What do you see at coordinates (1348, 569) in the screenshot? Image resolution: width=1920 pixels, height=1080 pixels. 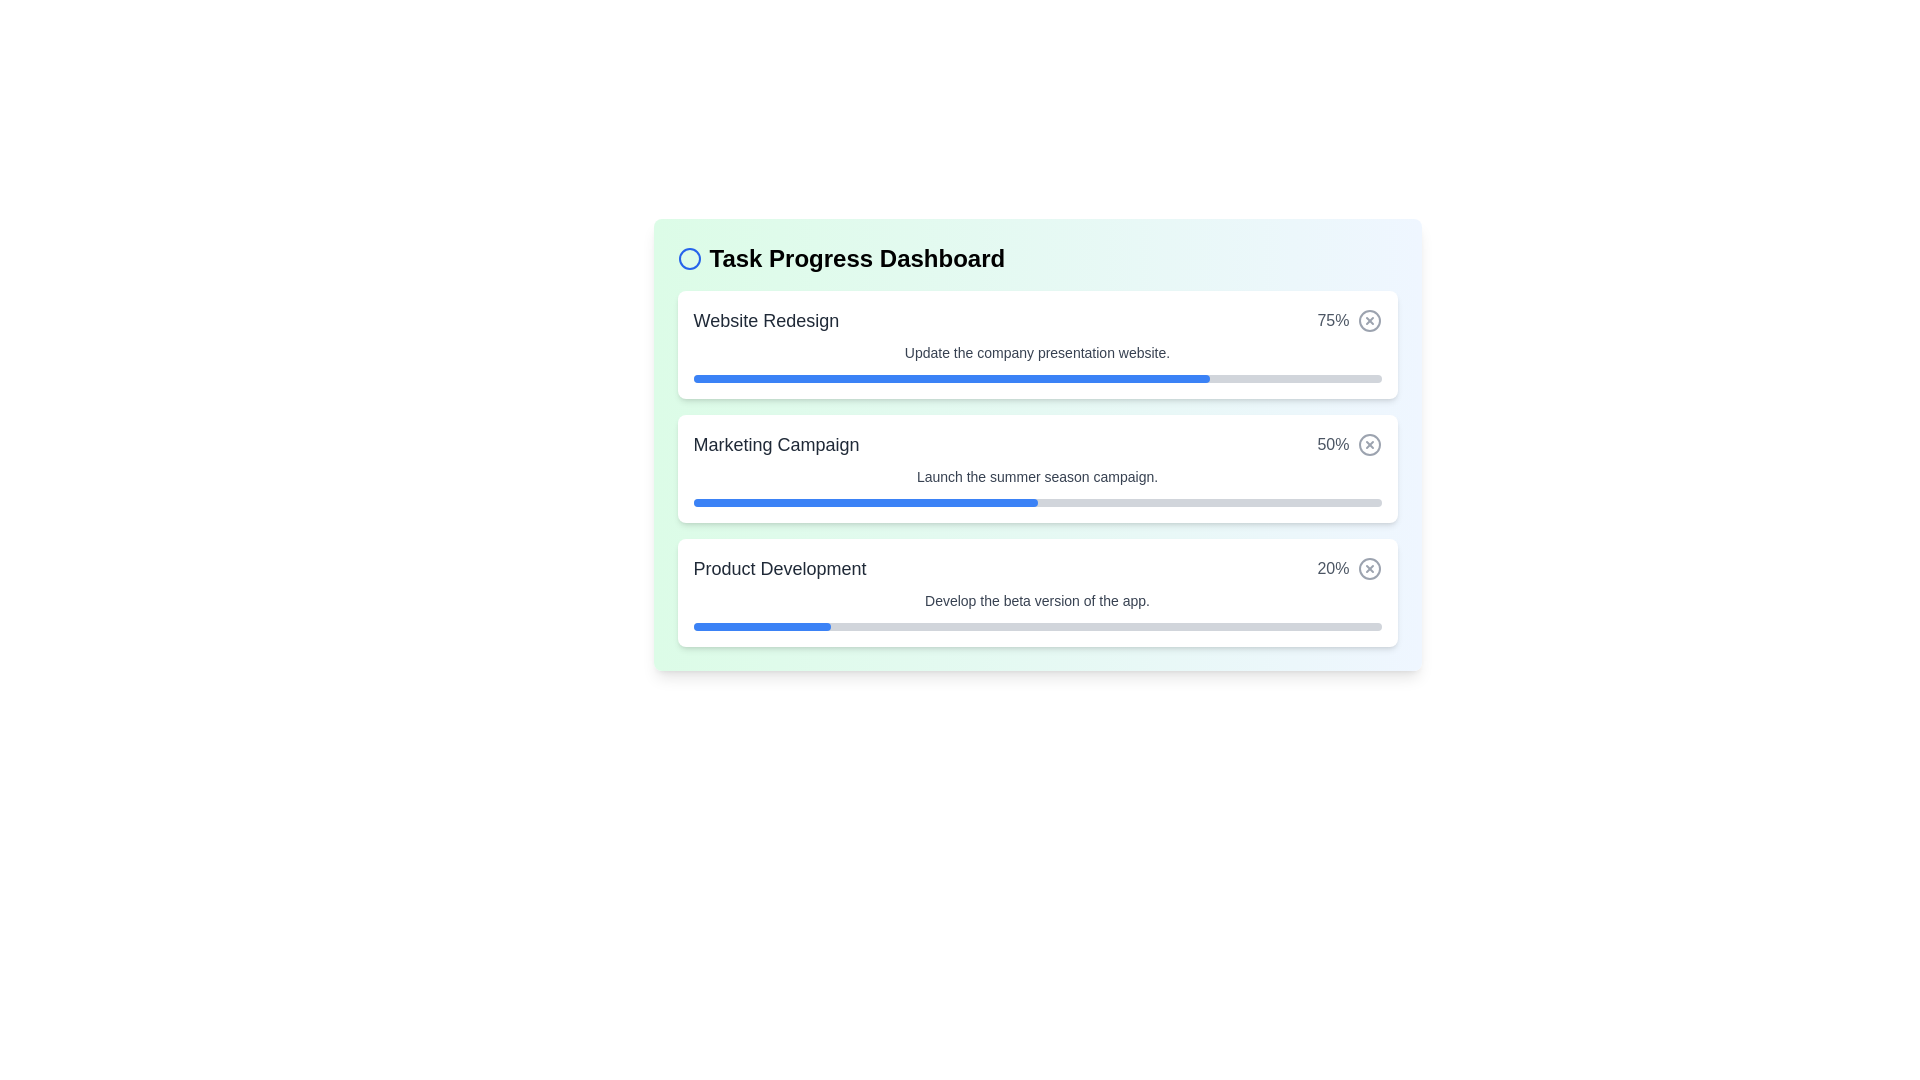 I see `the area near the '20%' progress percentage or the associated icon in the 'Product Development' row of the 'Task Progress Dashboard'` at bounding box center [1348, 569].